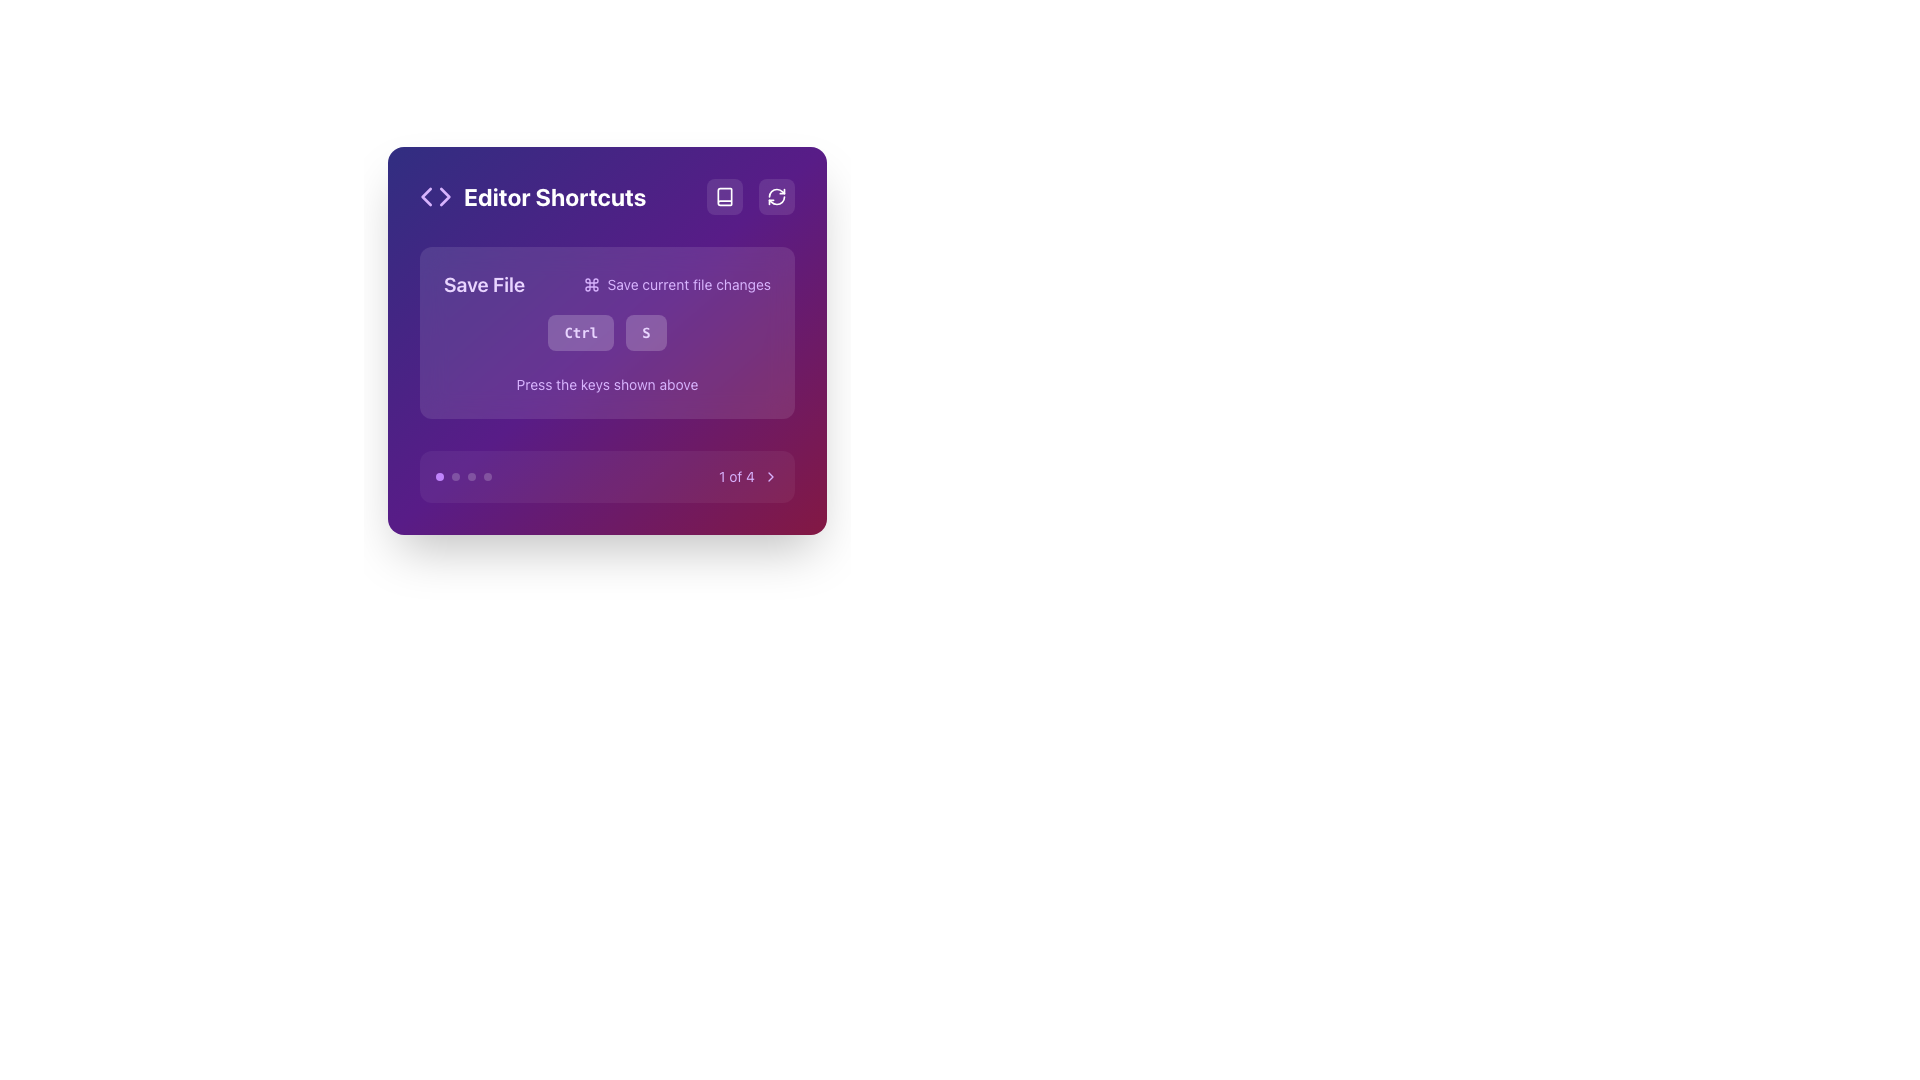 Image resolution: width=1920 pixels, height=1080 pixels. What do you see at coordinates (425, 196) in the screenshot?
I see `the left triangular part of the double-chevron icon located on the left side of the 'Editor Shortcuts' header bar` at bounding box center [425, 196].